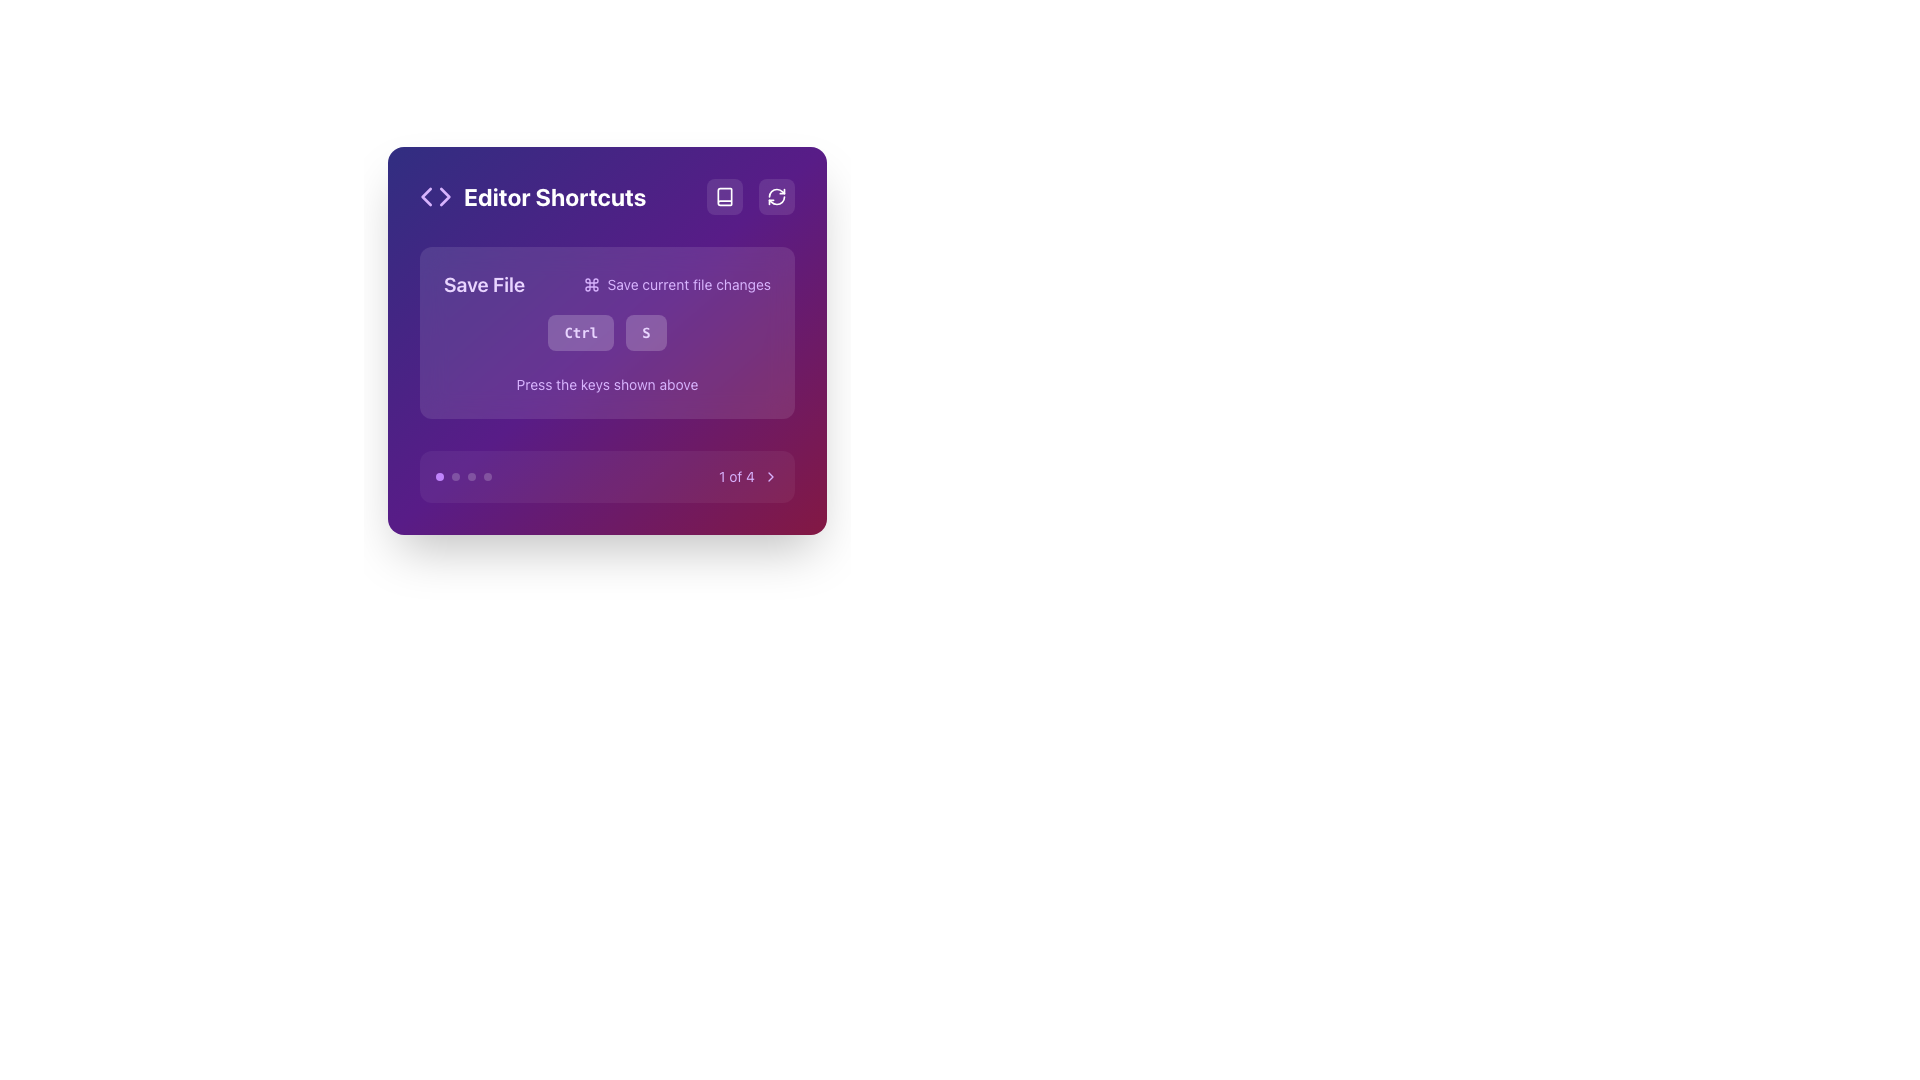 Image resolution: width=1920 pixels, height=1080 pixels. What do you see at coordinates (425, 196) in the screenshot?
I see `the left triangular part of the double-chevron icon located on the left side of the 'Editor Shortcuts' header bar` at bounding box center [425, 196].